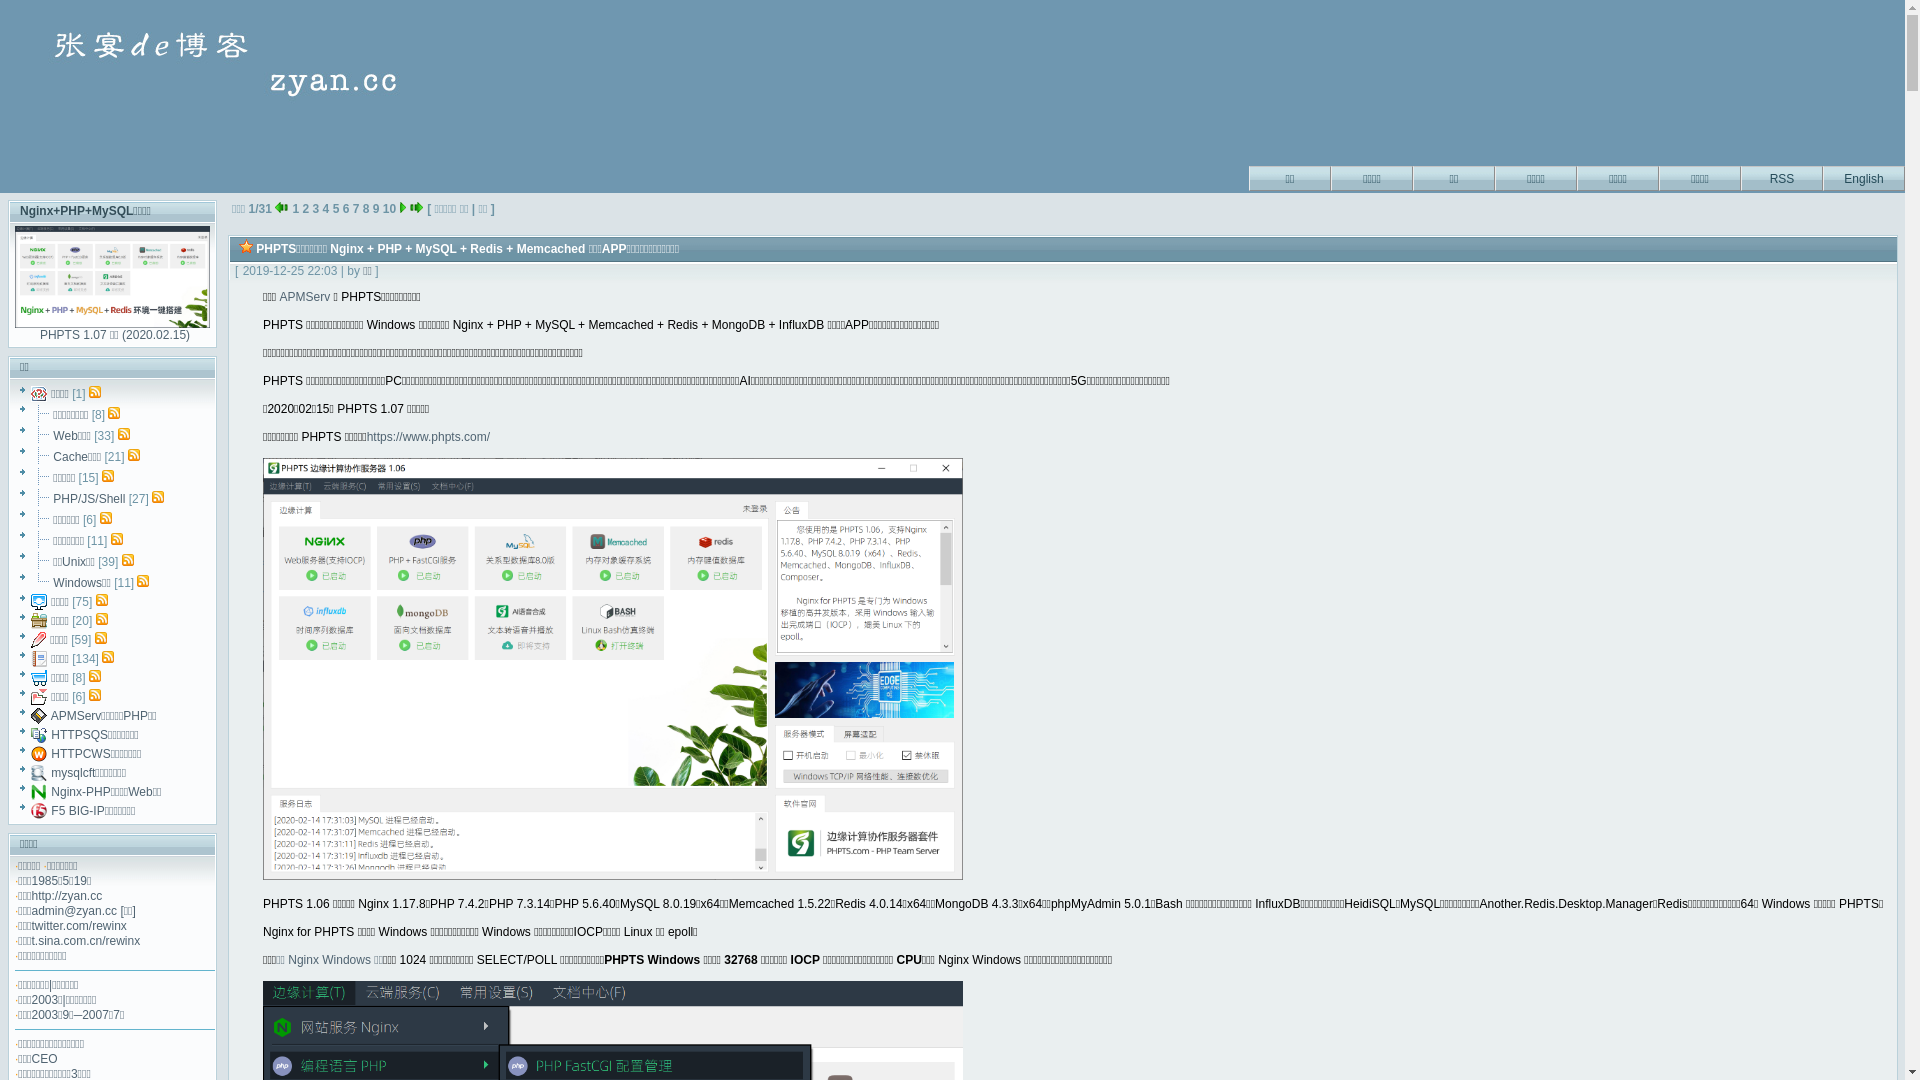 Image resolution: width=1920 pixels, height=1080 pixels. Describe the element at coordinates (342, 208) in the screenshot. I see `'6'` at that location.